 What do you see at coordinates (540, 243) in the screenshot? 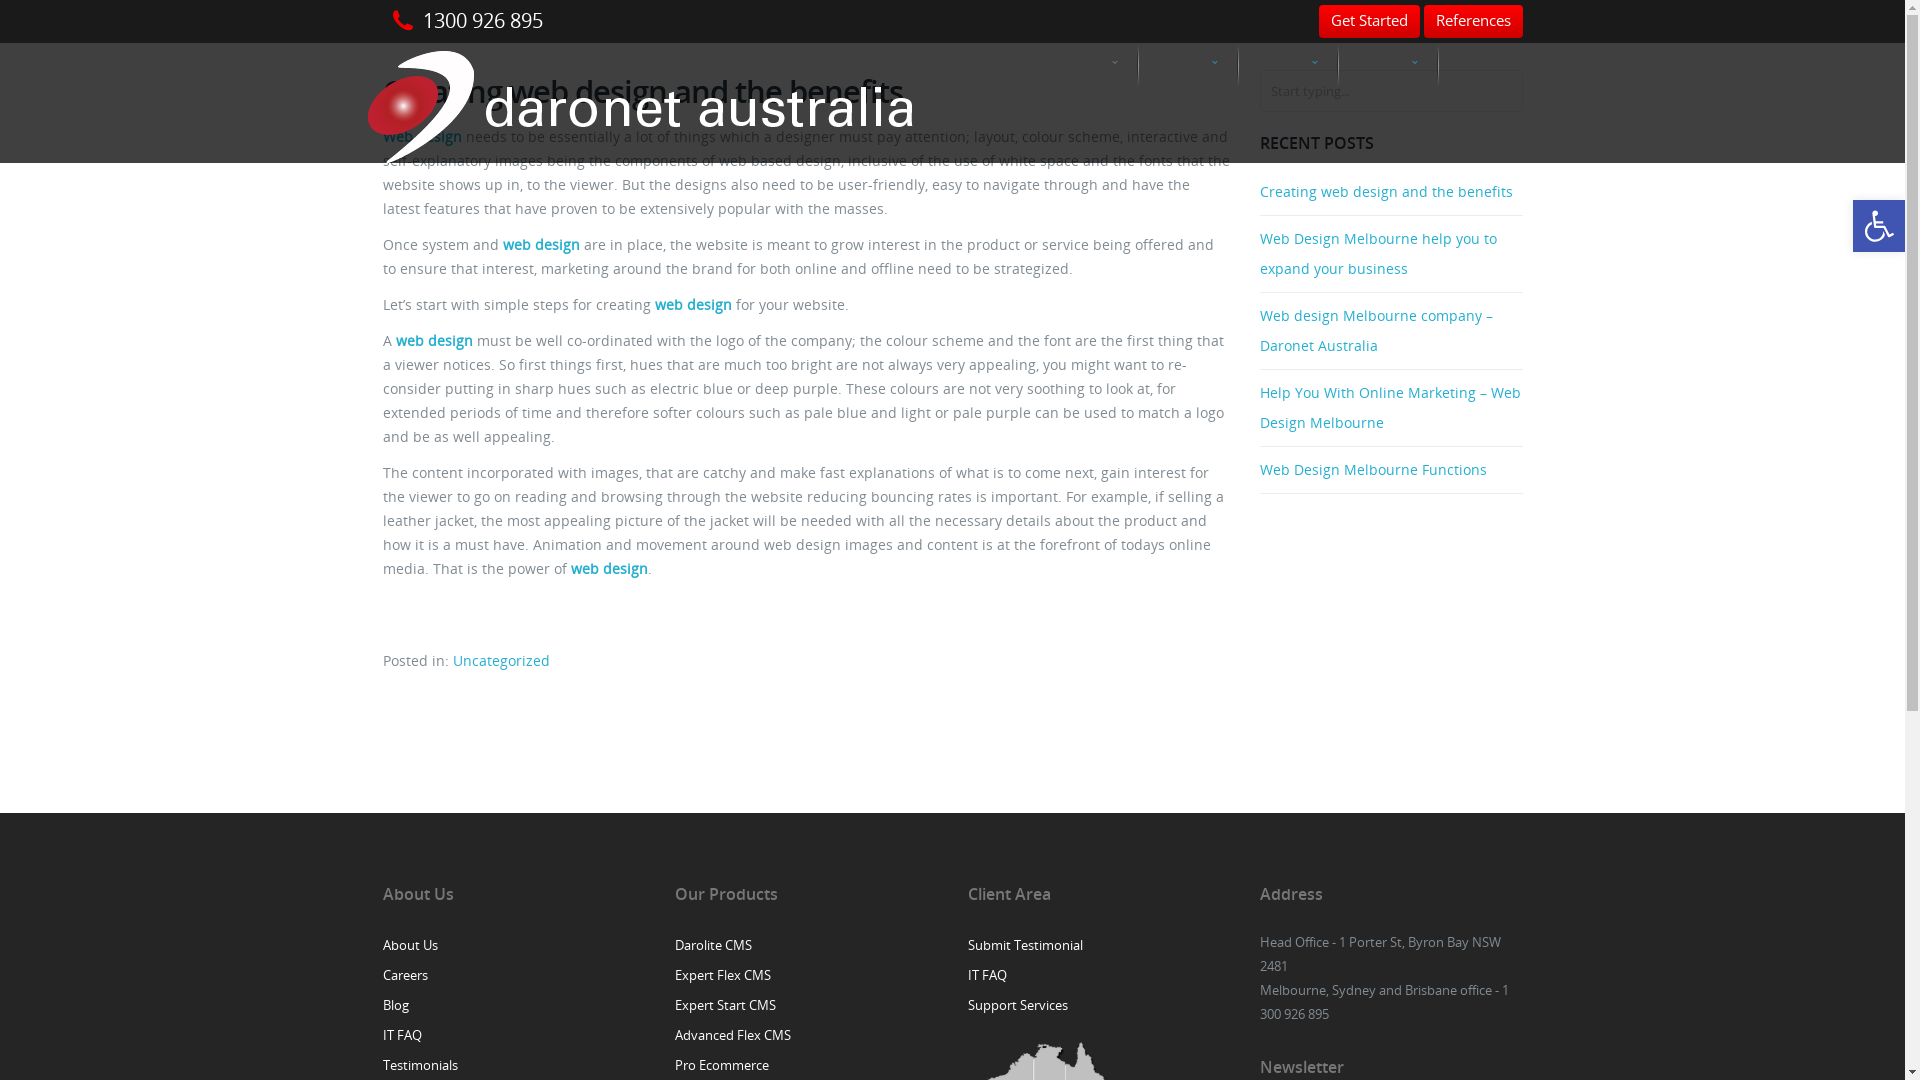
I see `'web design'` at bounding box center [540, 243].